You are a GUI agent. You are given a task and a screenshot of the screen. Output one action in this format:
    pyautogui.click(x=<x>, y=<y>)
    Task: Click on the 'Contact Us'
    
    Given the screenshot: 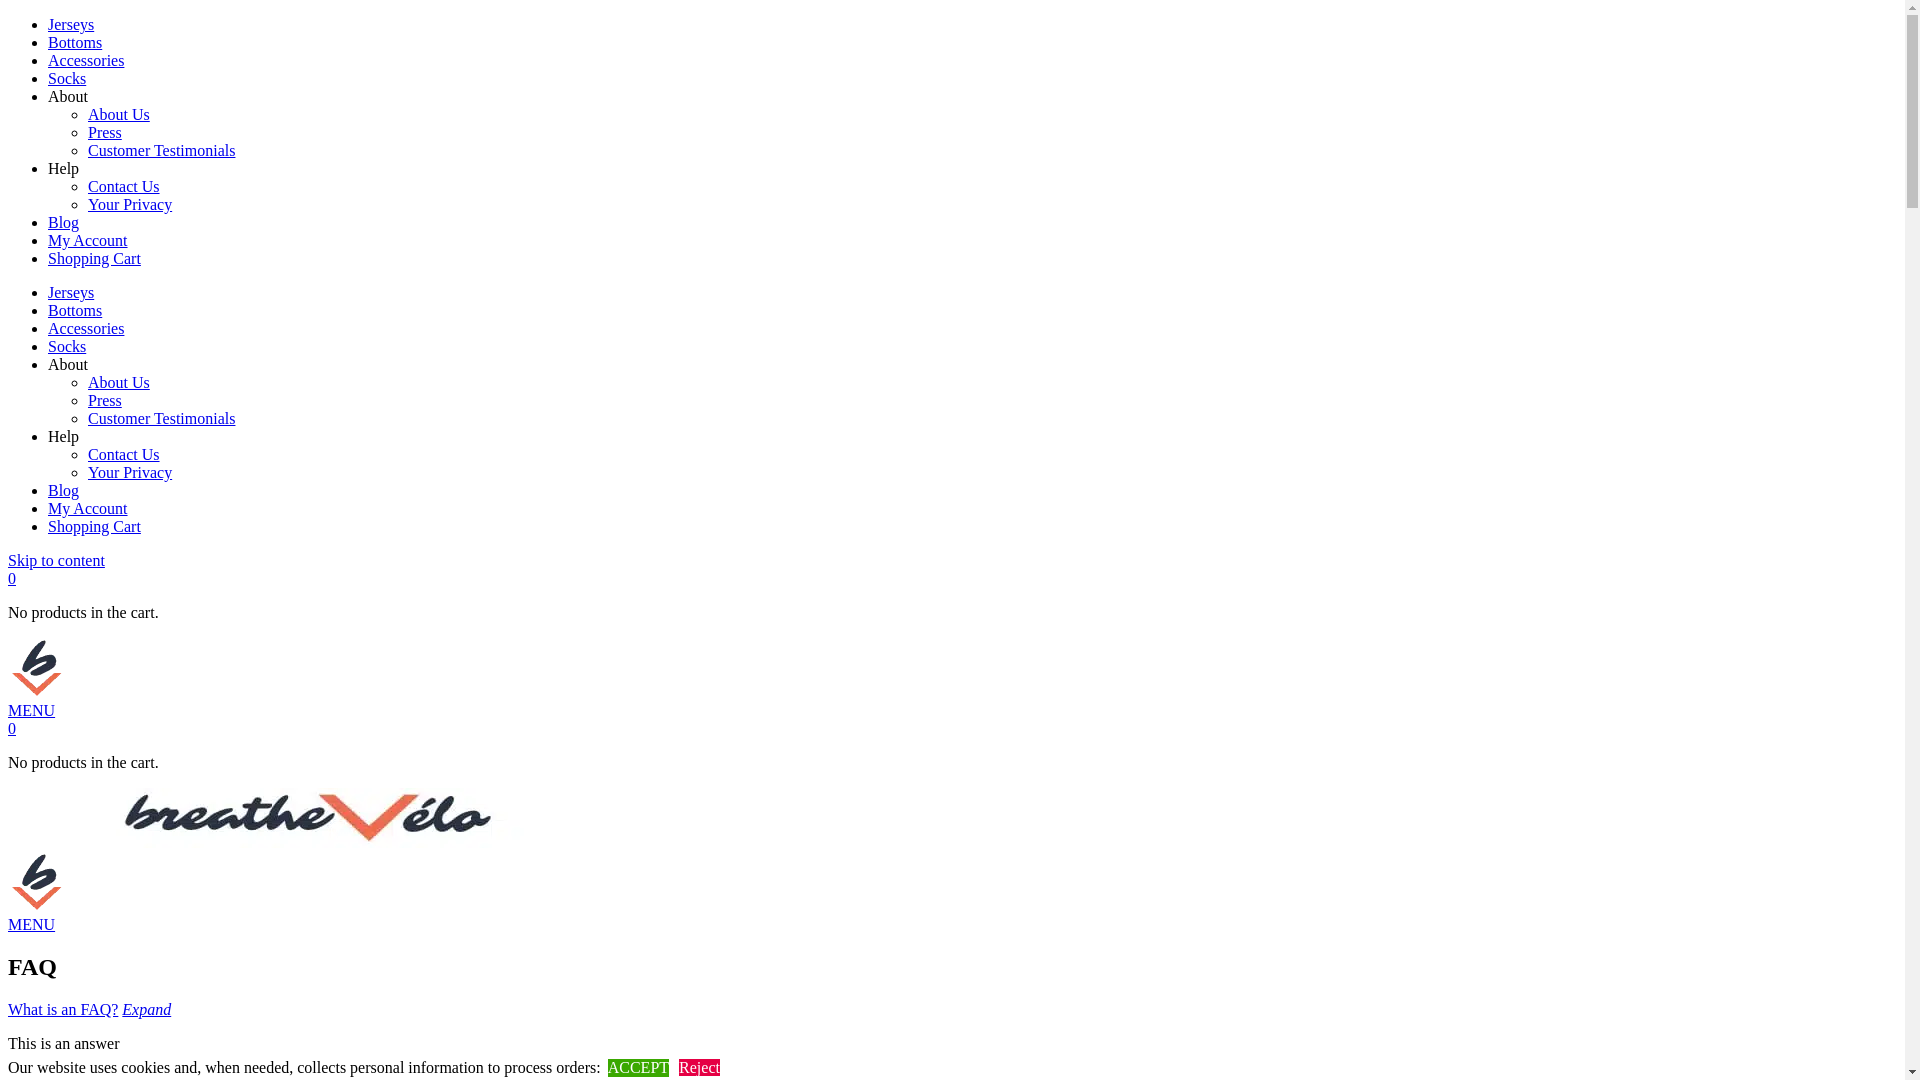 What is the action you would take?
    pyautogui.click(x=123, y=454)
    